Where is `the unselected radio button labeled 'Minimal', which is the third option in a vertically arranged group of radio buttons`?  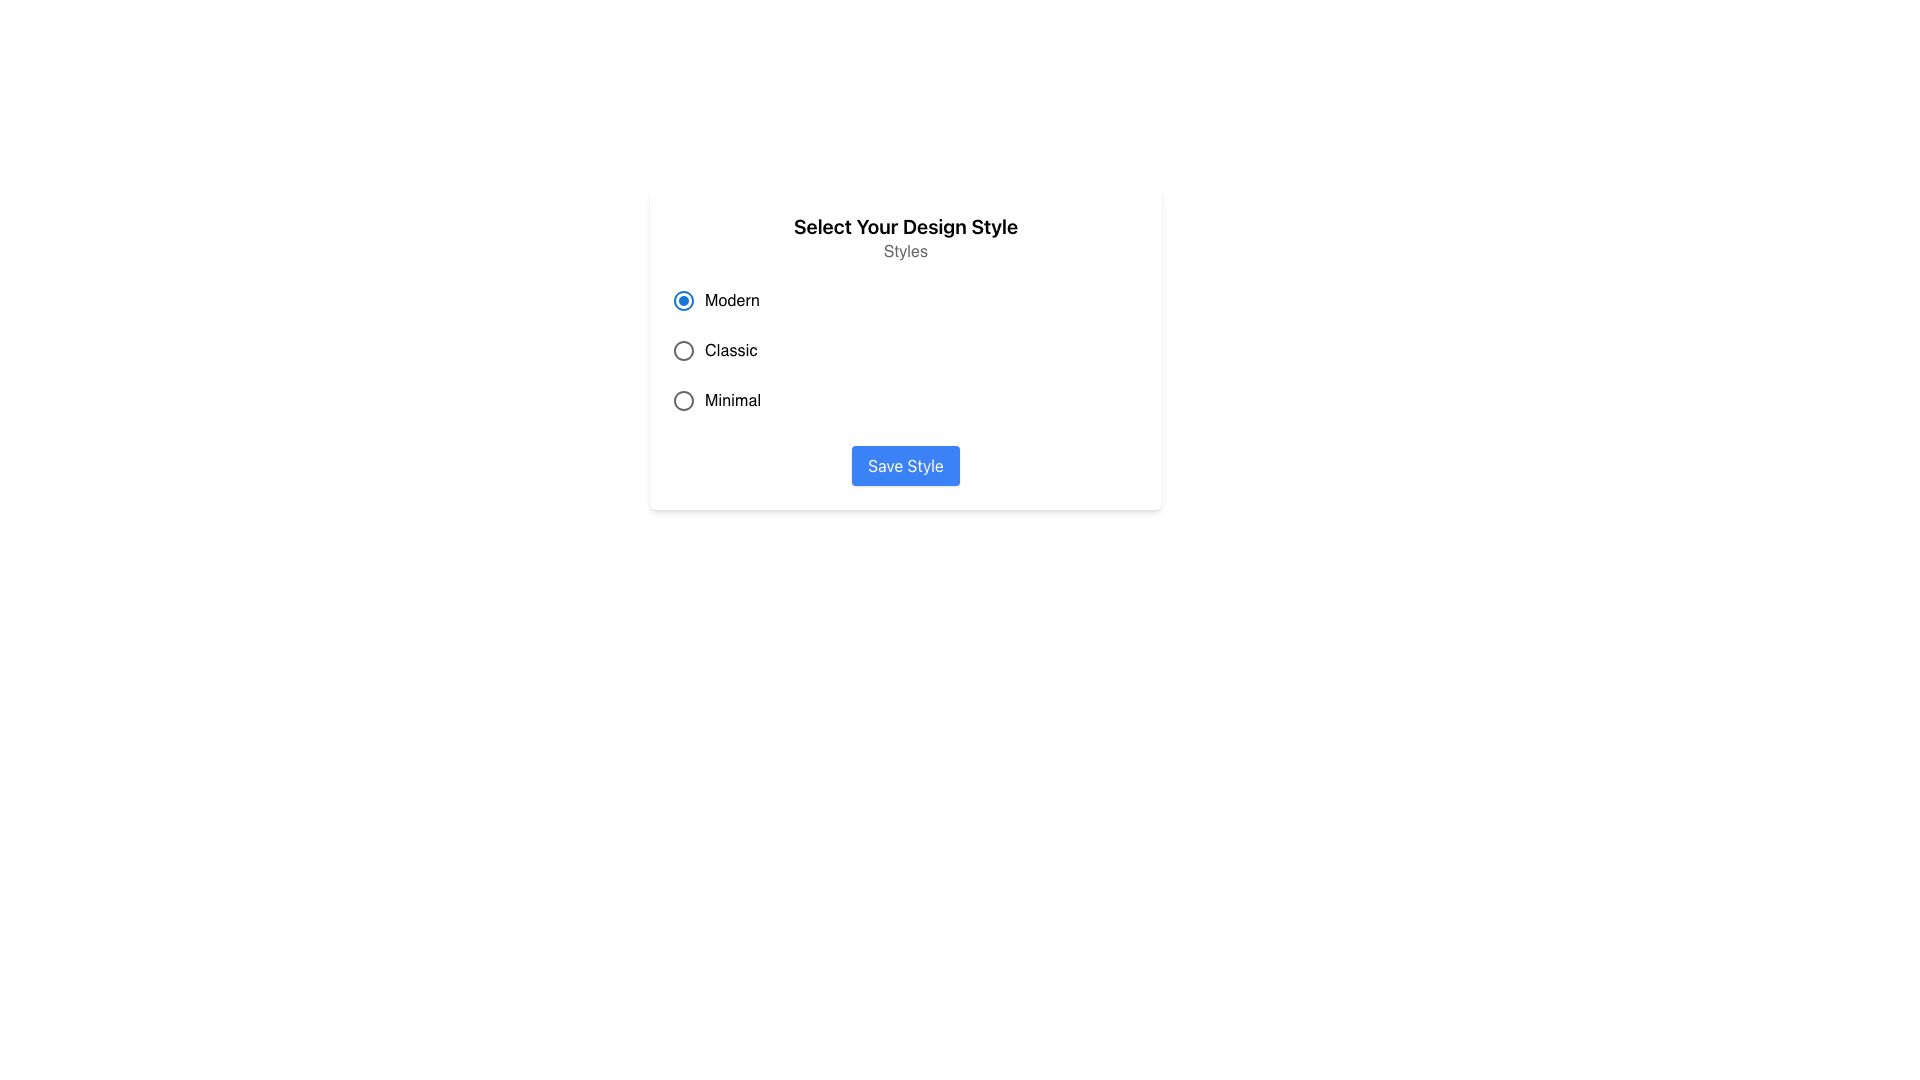
the unselected radio button labeled 'Minimal', which is the third option in a vertically arranged group of radio buttons is located at coordinates (891, 401).